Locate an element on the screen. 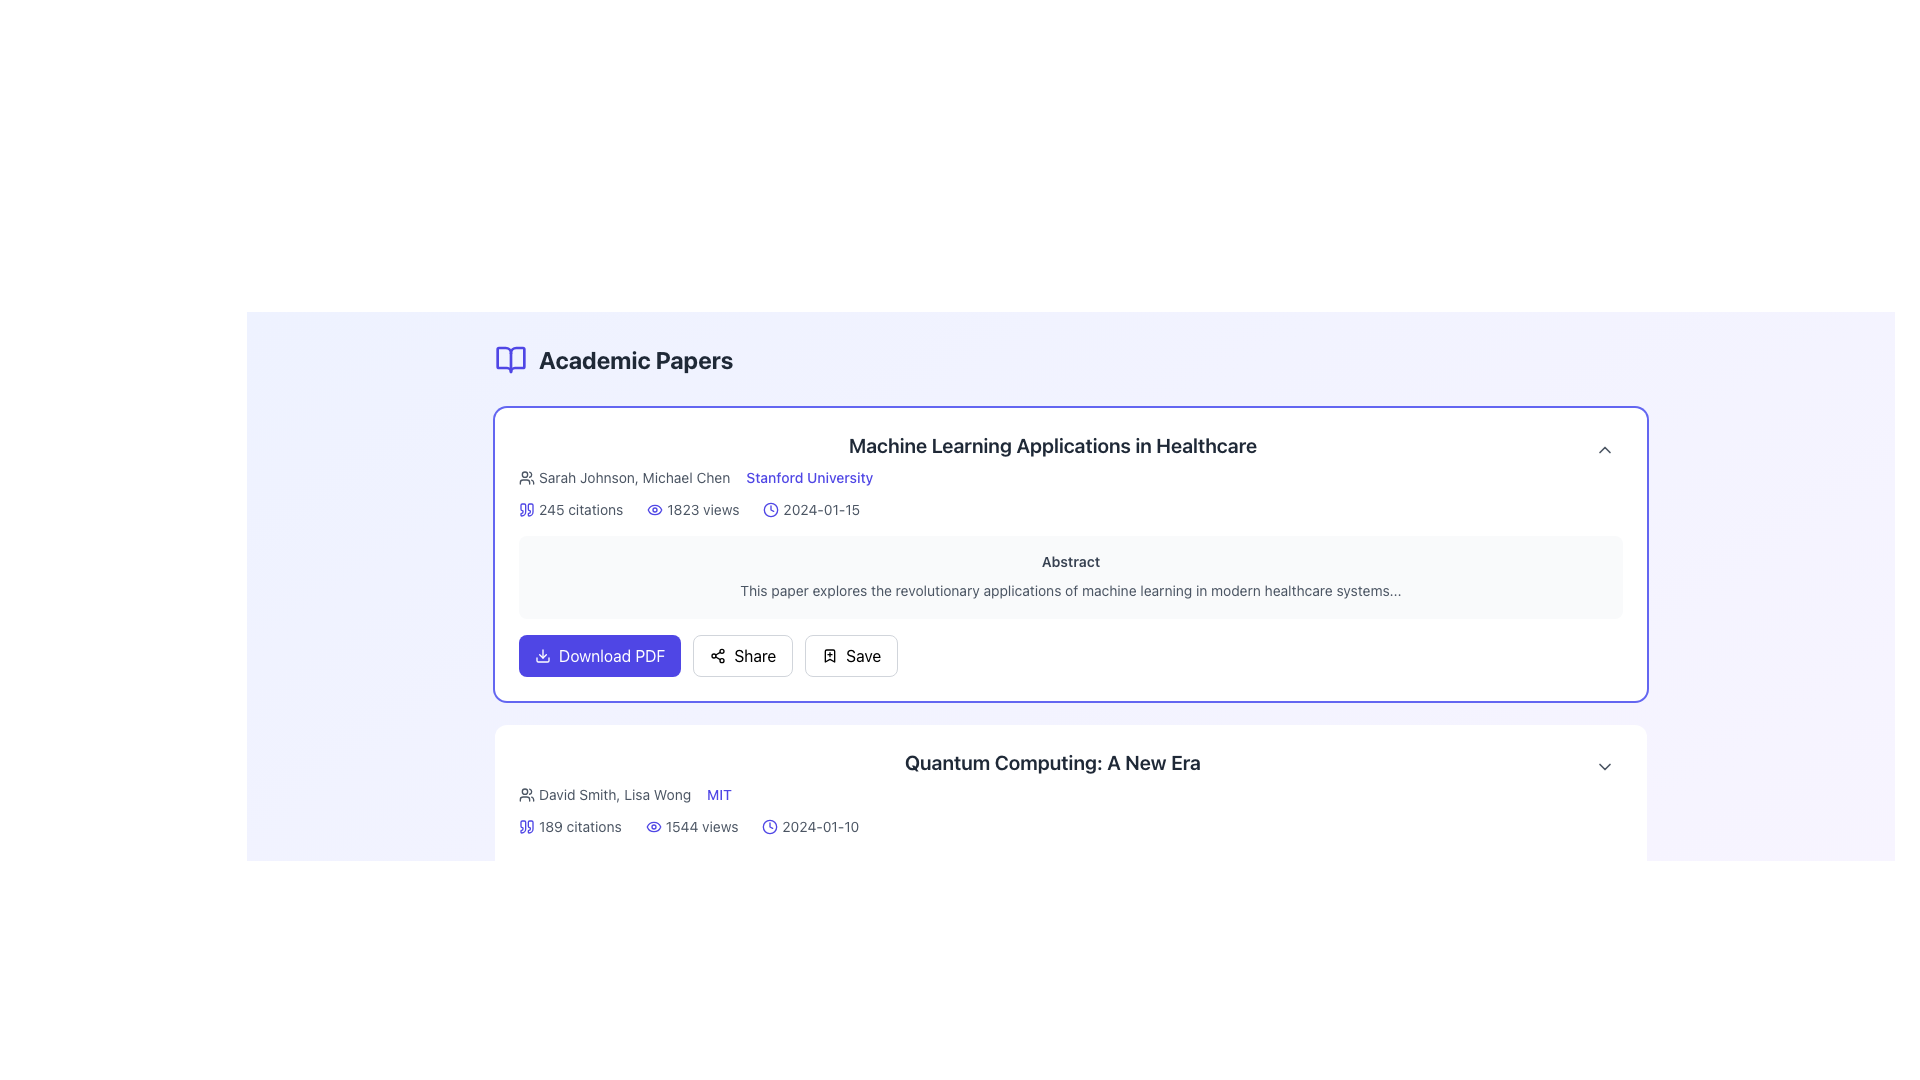  the save button located to the right of the 'Share' button at the bottom of the card representing the academic paper 'Machine Learning Applications in Healthcare' is located at coordinates (851, 655).